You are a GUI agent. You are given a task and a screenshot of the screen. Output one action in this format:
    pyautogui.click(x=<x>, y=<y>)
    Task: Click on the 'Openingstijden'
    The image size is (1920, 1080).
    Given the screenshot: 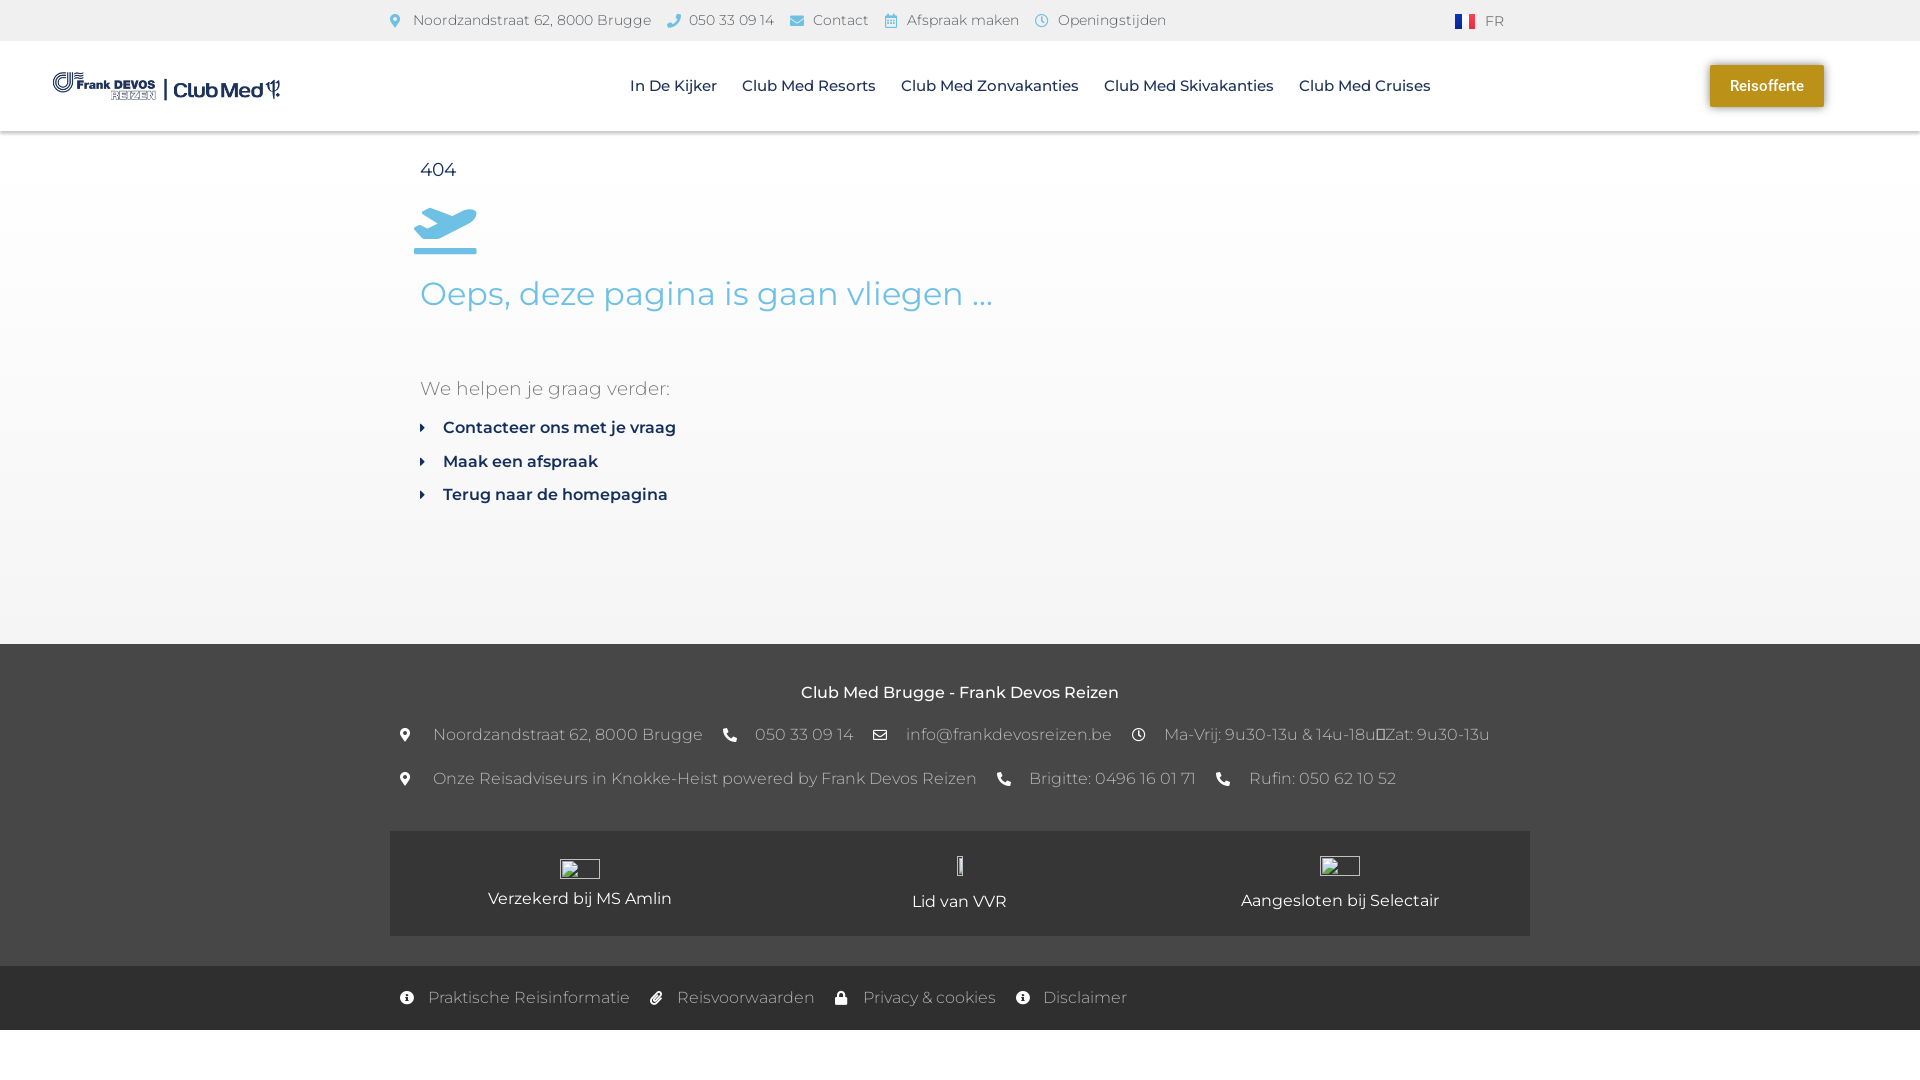 What is the action you would take?
    pyautogui.click(x=1099, y=20)
    